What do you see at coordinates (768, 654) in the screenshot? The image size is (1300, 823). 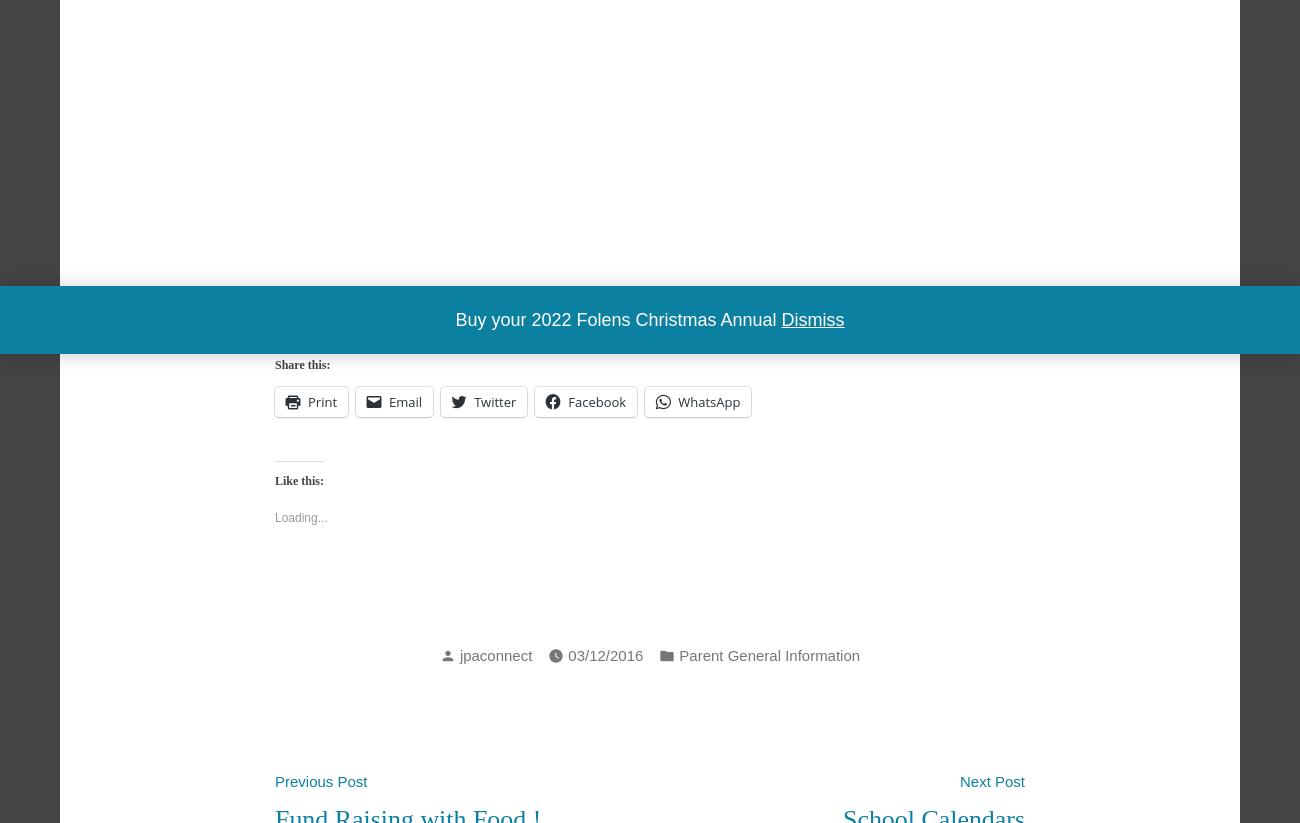 I see `'Parent General Information'` at bounding box center [768, 654].